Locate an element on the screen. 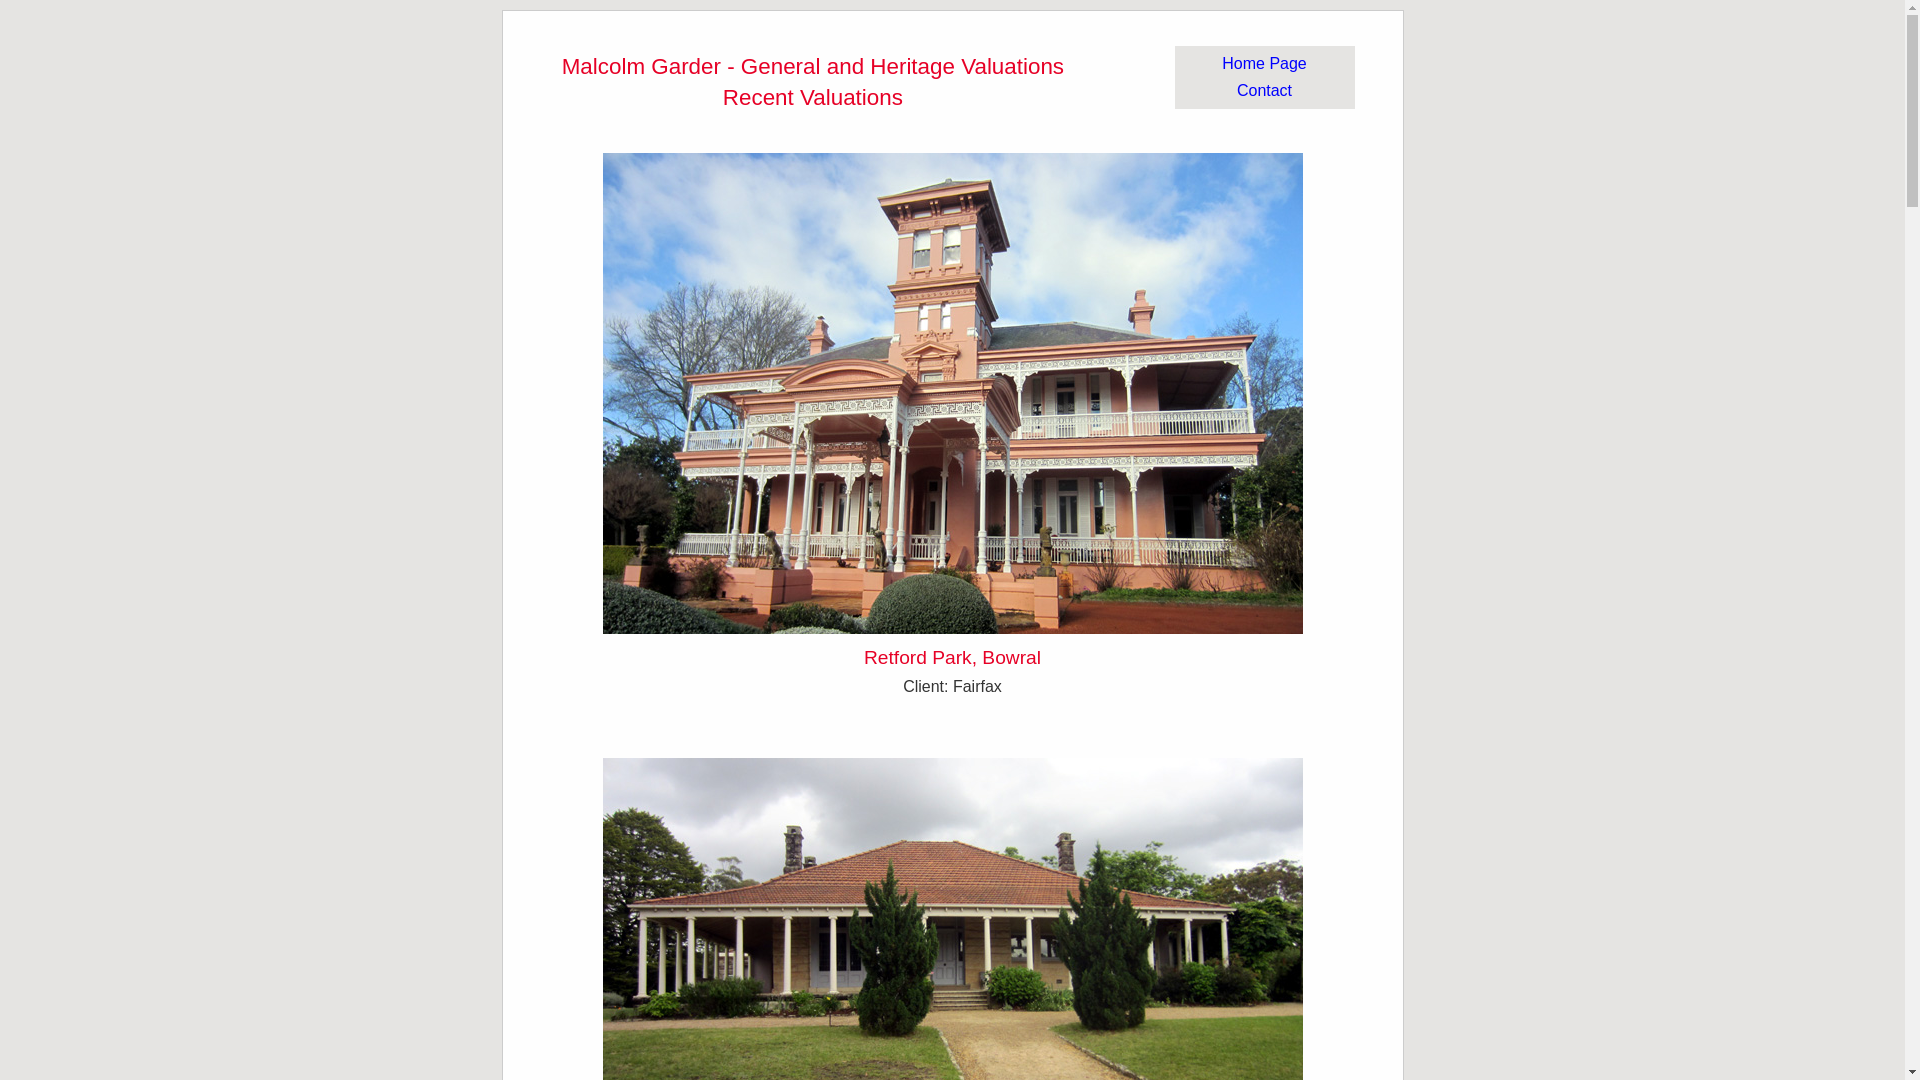 This screenshot has height=1080, width=1920. 'Contact' is located at coordinates (1263, 90).